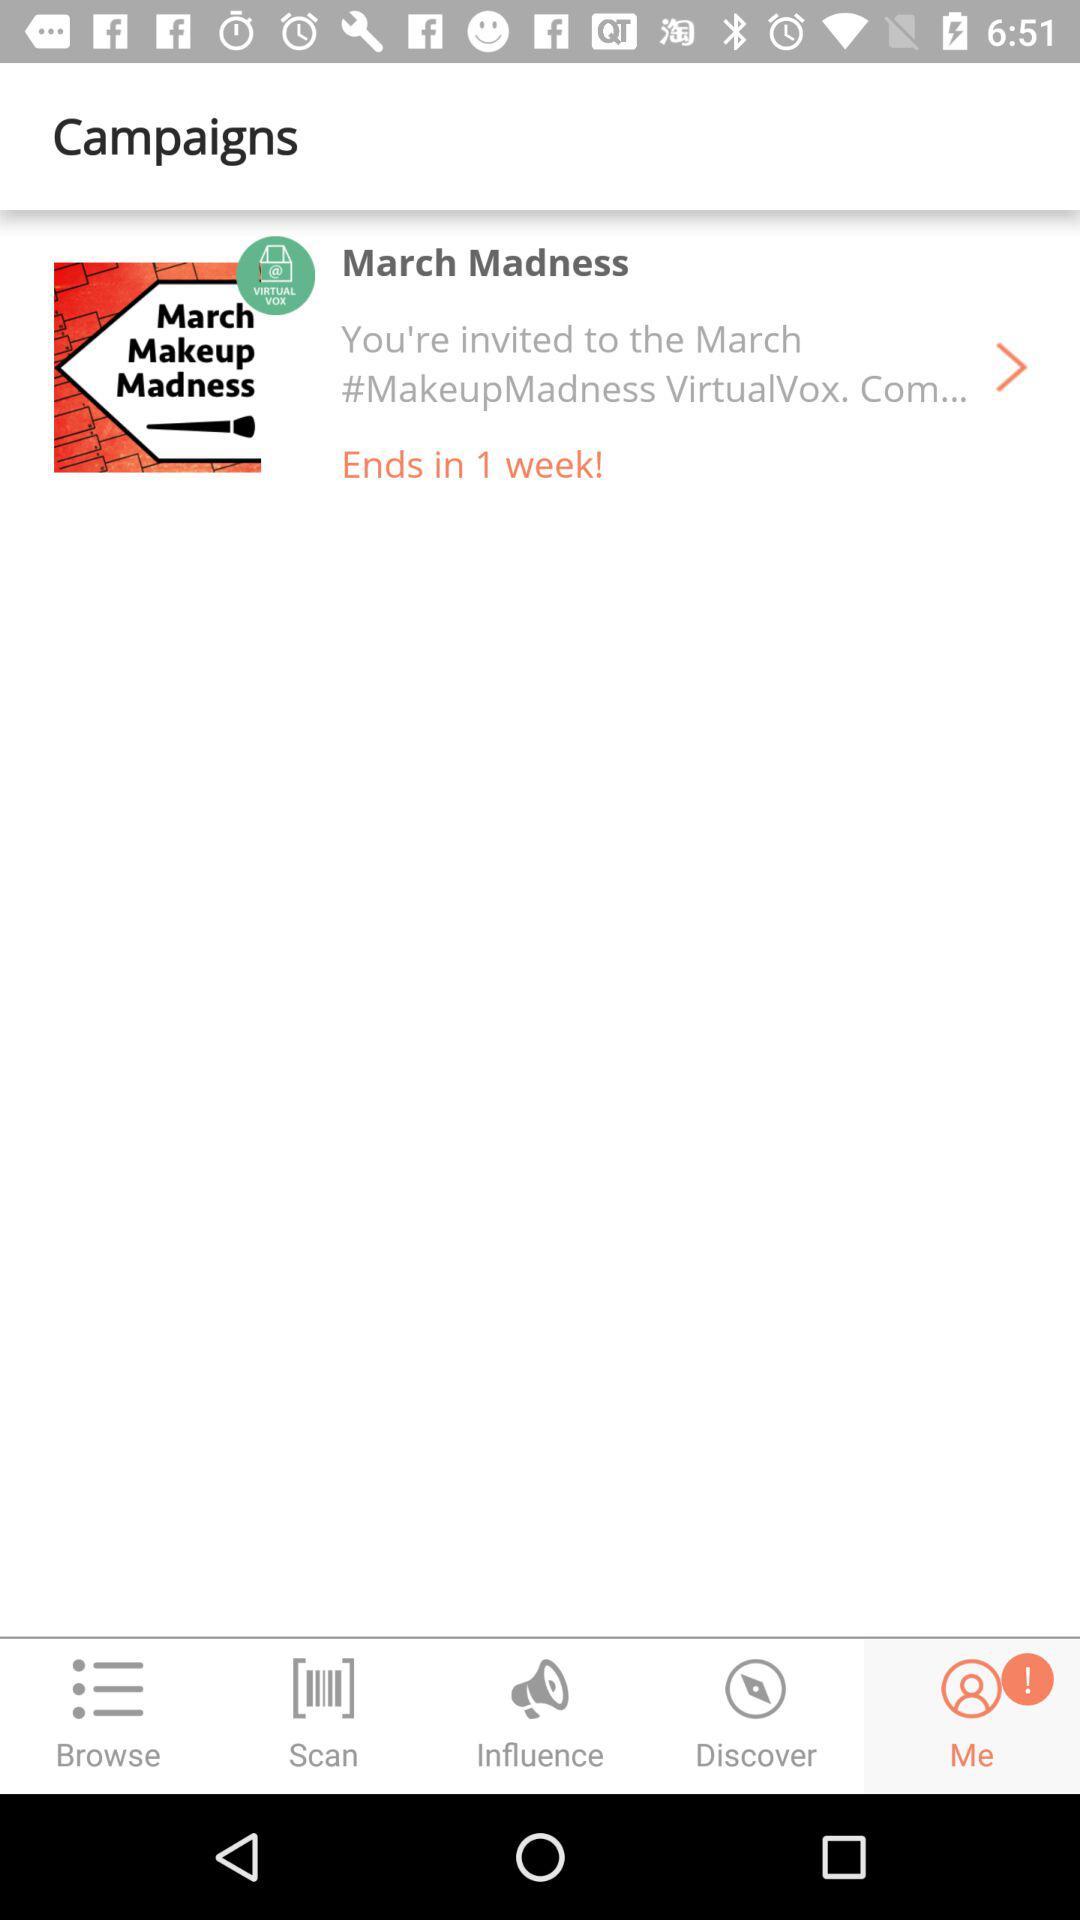 The height and width of the screenshot is (1920, 1080). What do you see at coordinates (156, 367) in the screenshot?
I see `item to the left of the march madness icon` at bounding box center [156, 367].